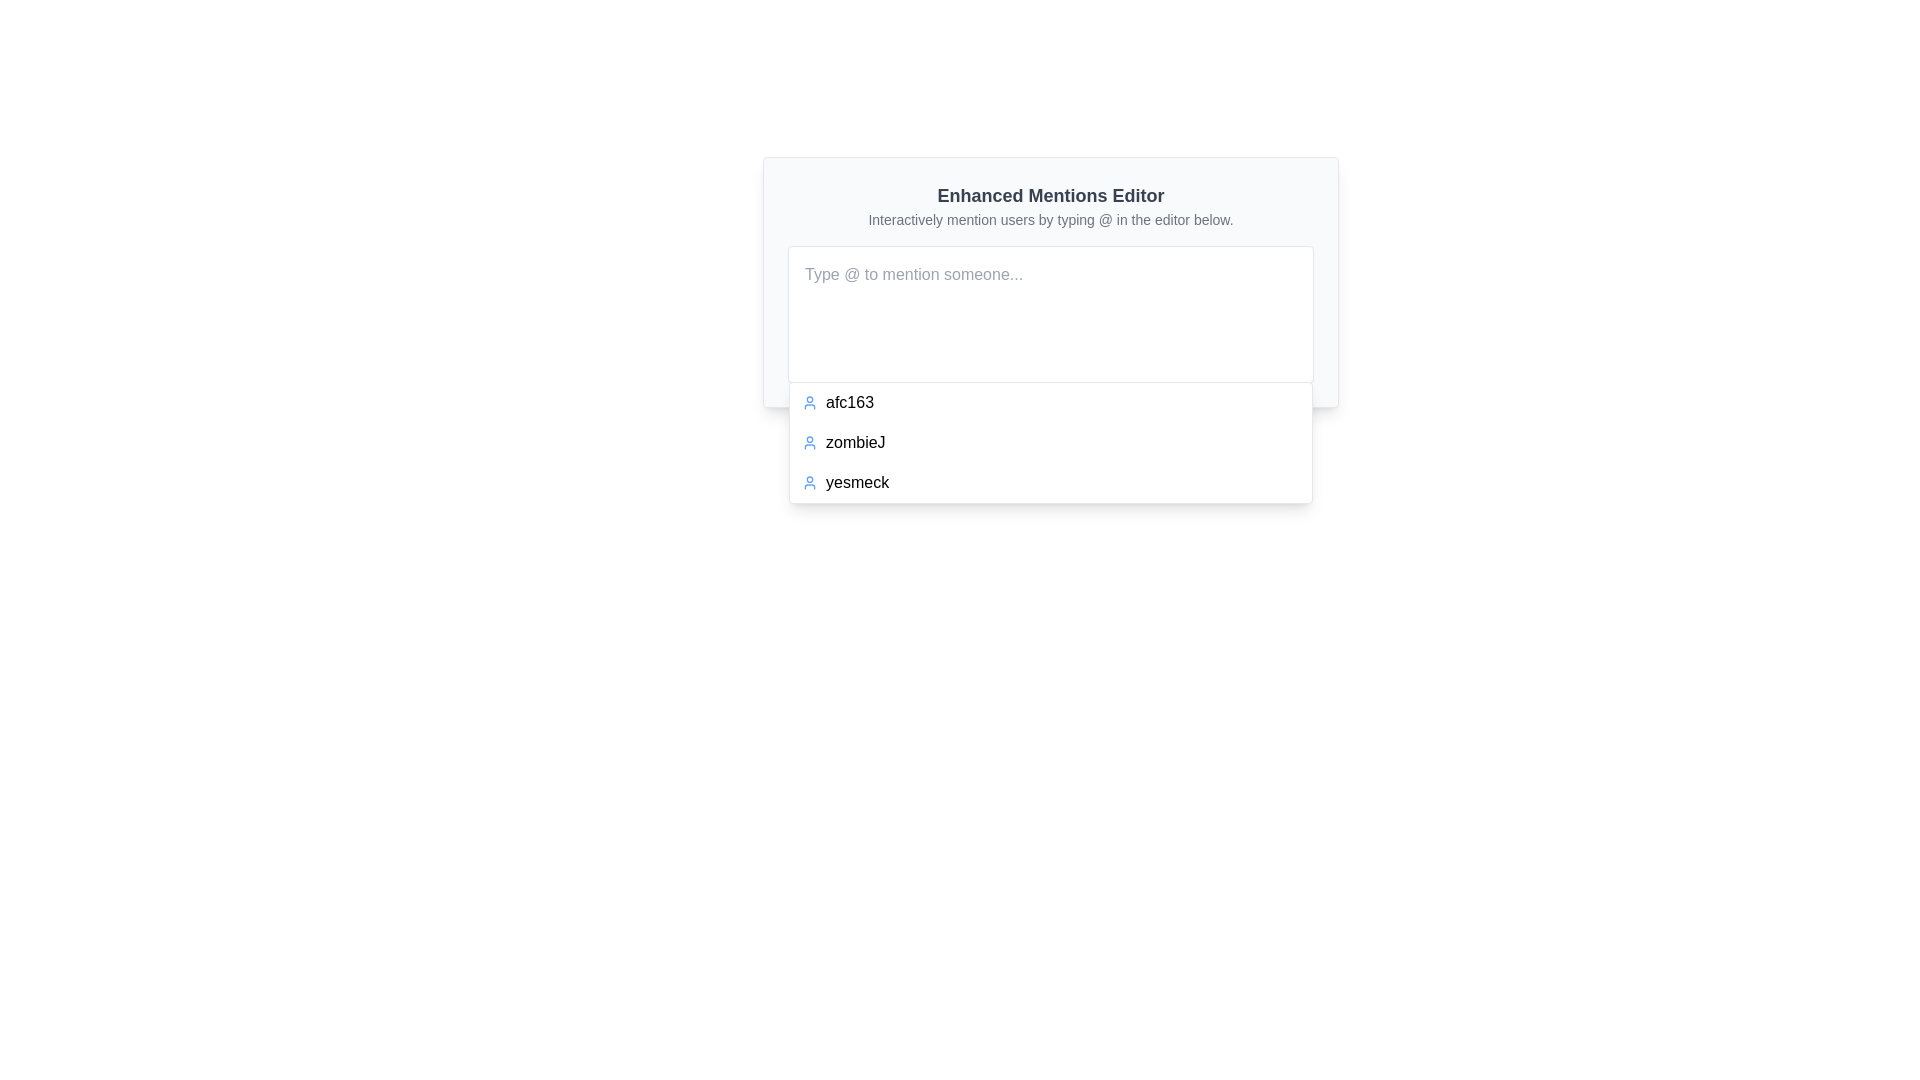 Image resolution: width=1920 pixels, height=1080 pixels. I want to click on the blue SVG-based user profile icon located to the left of the text 'afc163' in the user suggestions list, so click(810, 402).